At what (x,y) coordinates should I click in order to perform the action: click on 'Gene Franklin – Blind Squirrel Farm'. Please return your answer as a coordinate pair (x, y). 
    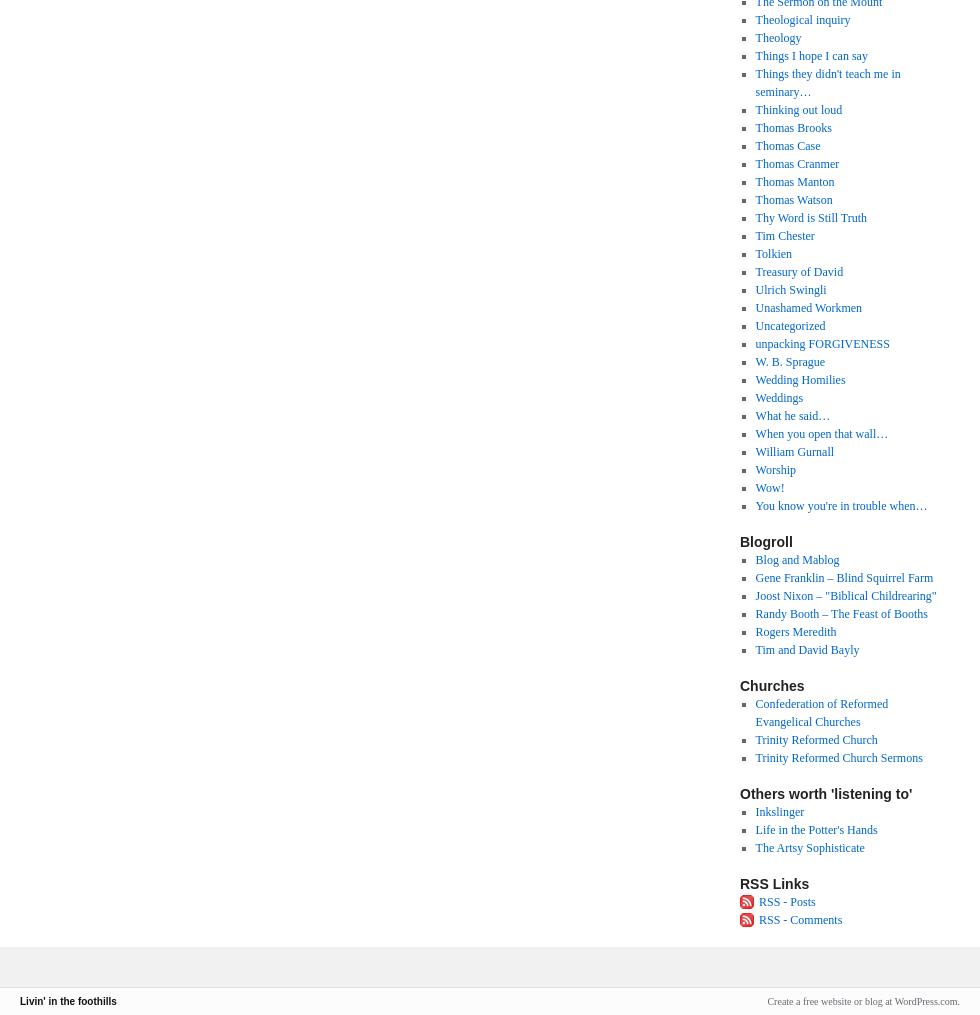
    Looking at the image, I should click on (843, 578).